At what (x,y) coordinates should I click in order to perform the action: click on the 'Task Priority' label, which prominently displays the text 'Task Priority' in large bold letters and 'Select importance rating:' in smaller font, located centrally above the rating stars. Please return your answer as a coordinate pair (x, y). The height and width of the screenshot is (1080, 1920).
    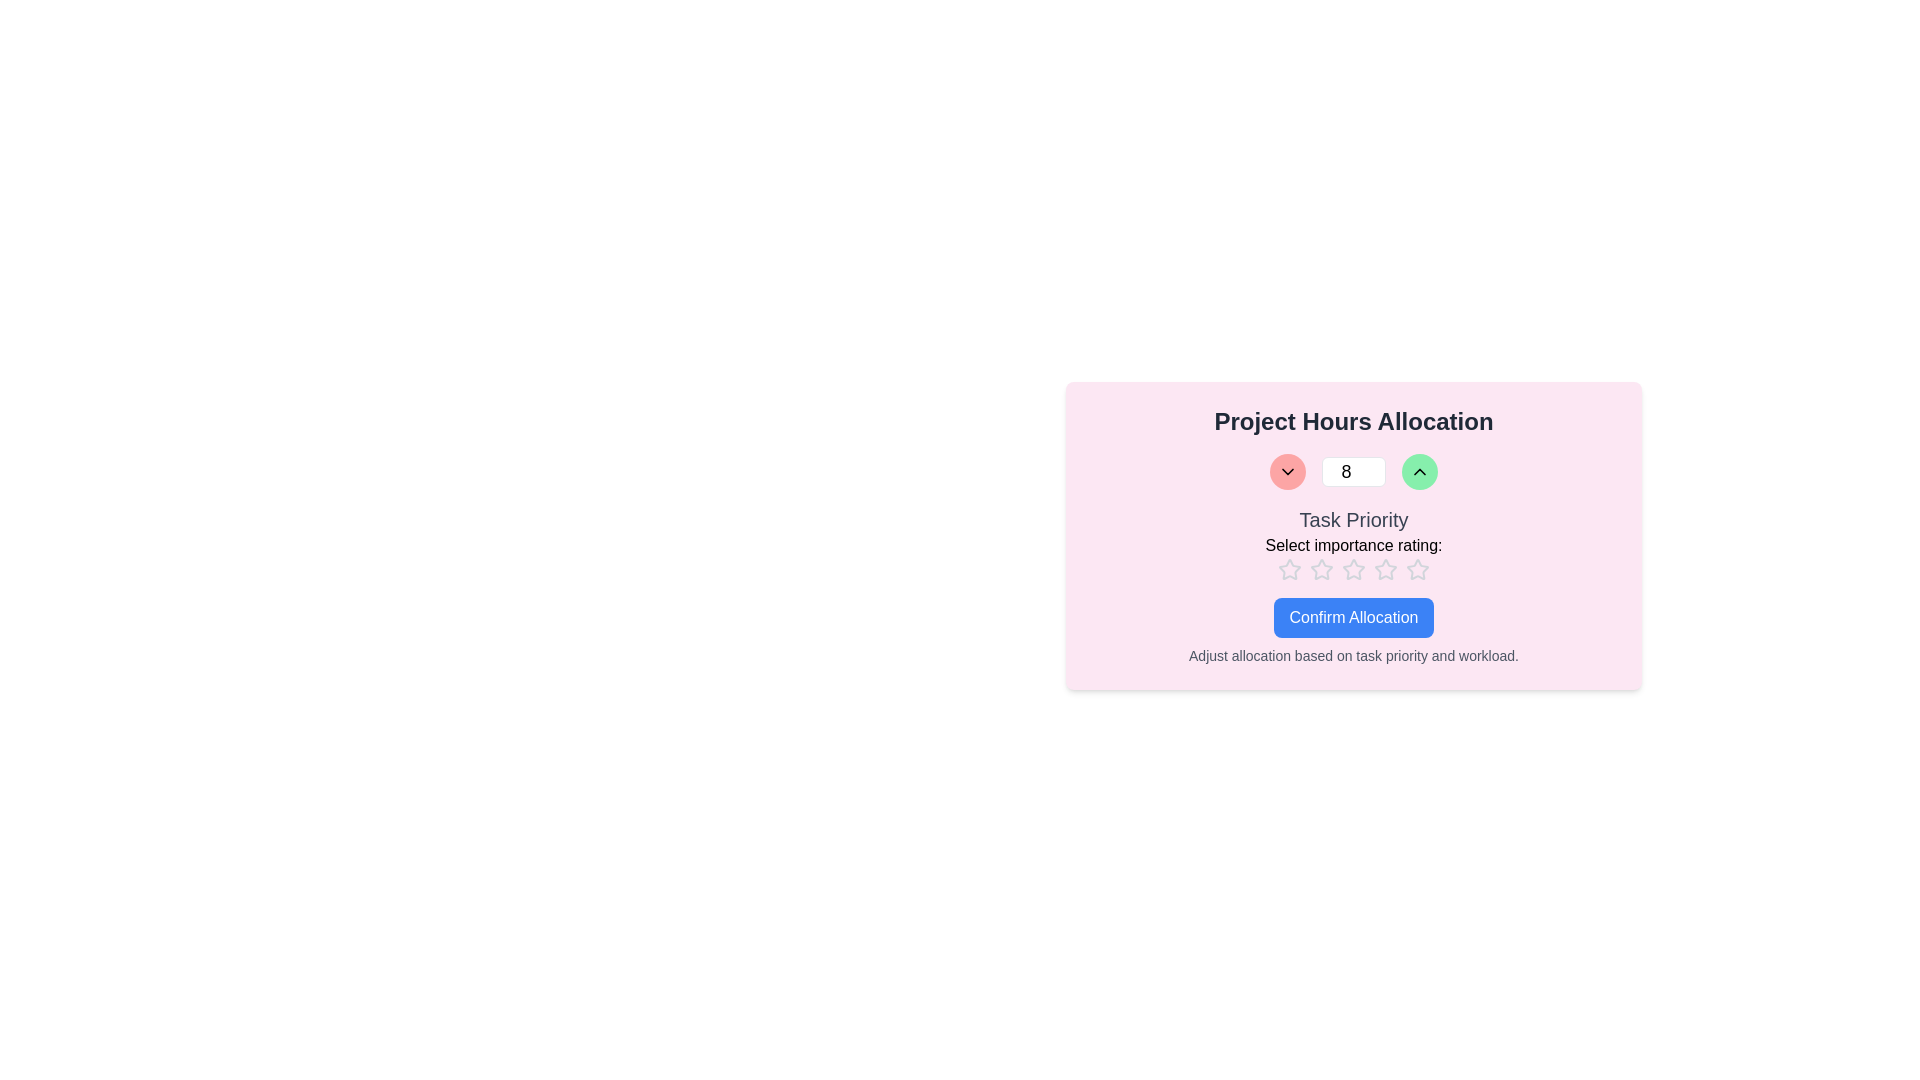
    Looking at the image, I should click on (1353, 543).